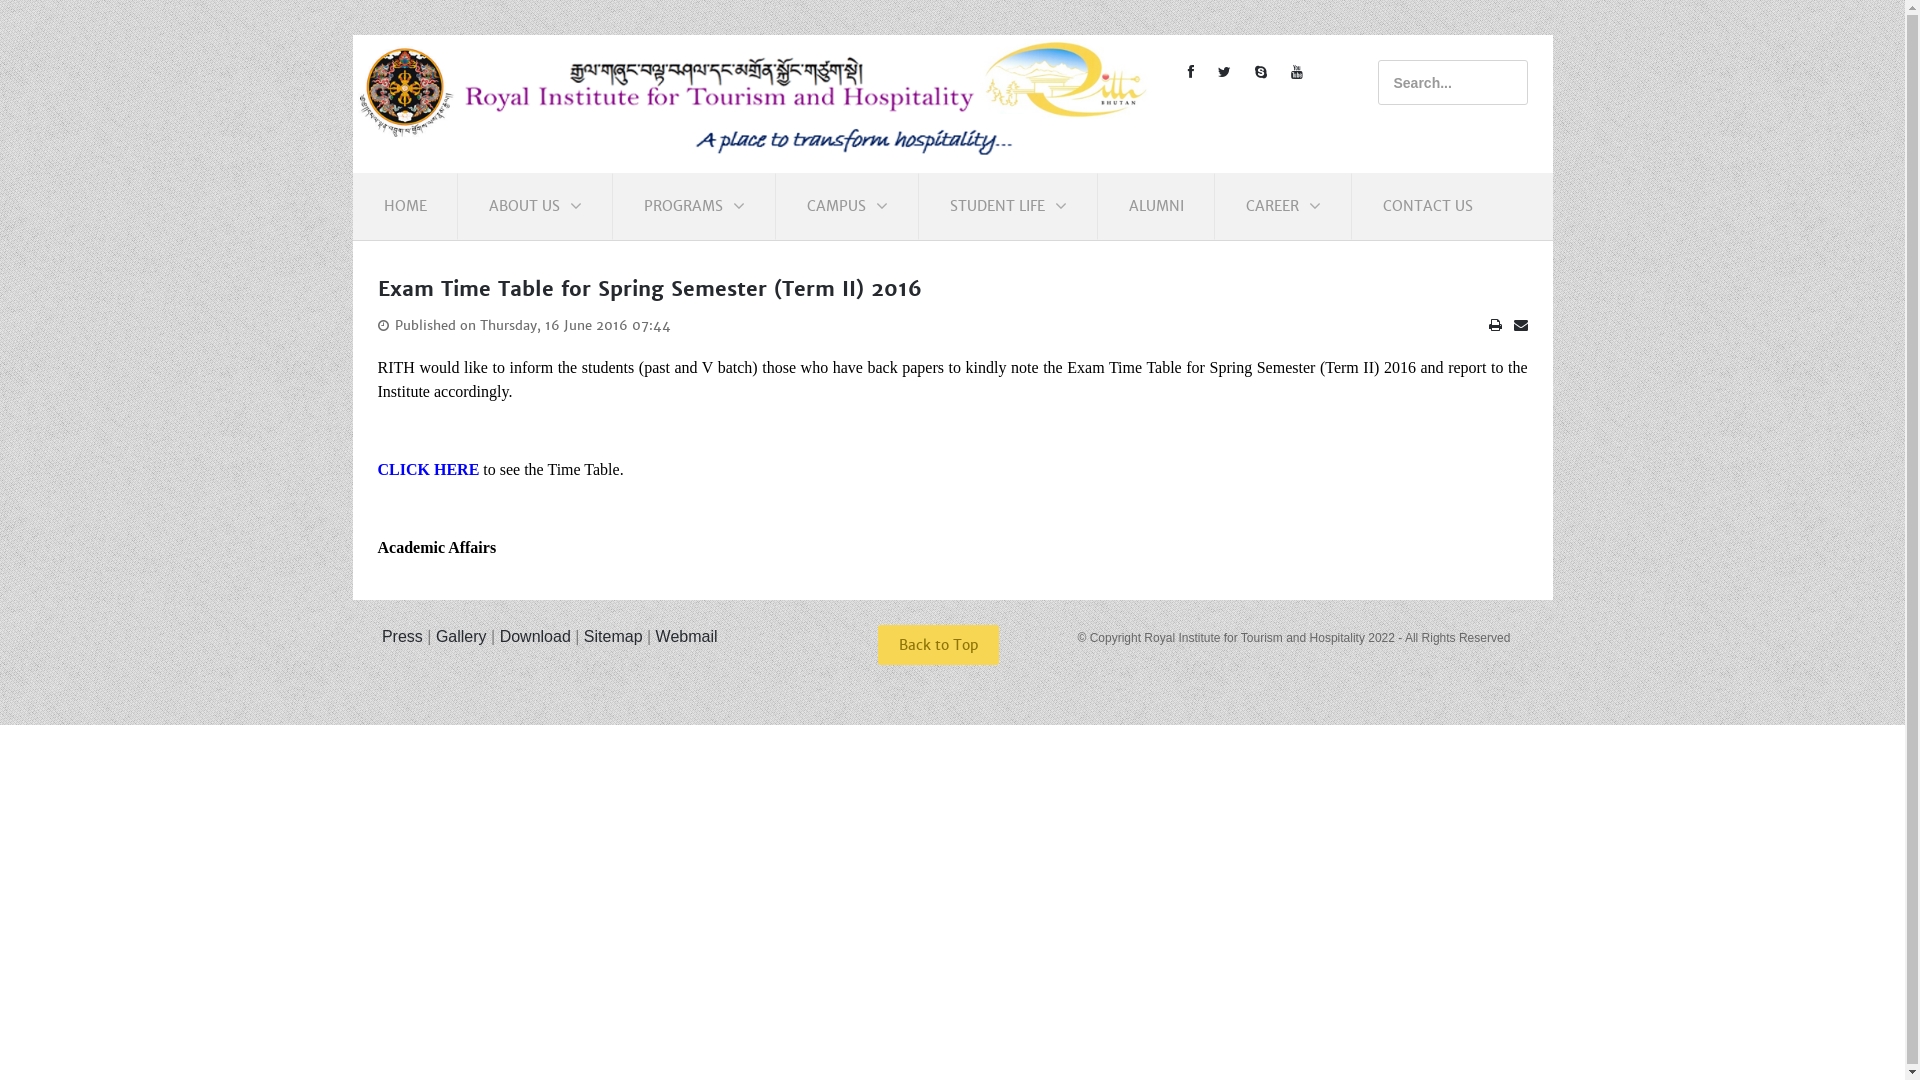 The image size is (1920, 1080). What do you see at coordinates (460, 636) in the screenshot?
I see `'Gallery'` at bounding box center [460, 636].